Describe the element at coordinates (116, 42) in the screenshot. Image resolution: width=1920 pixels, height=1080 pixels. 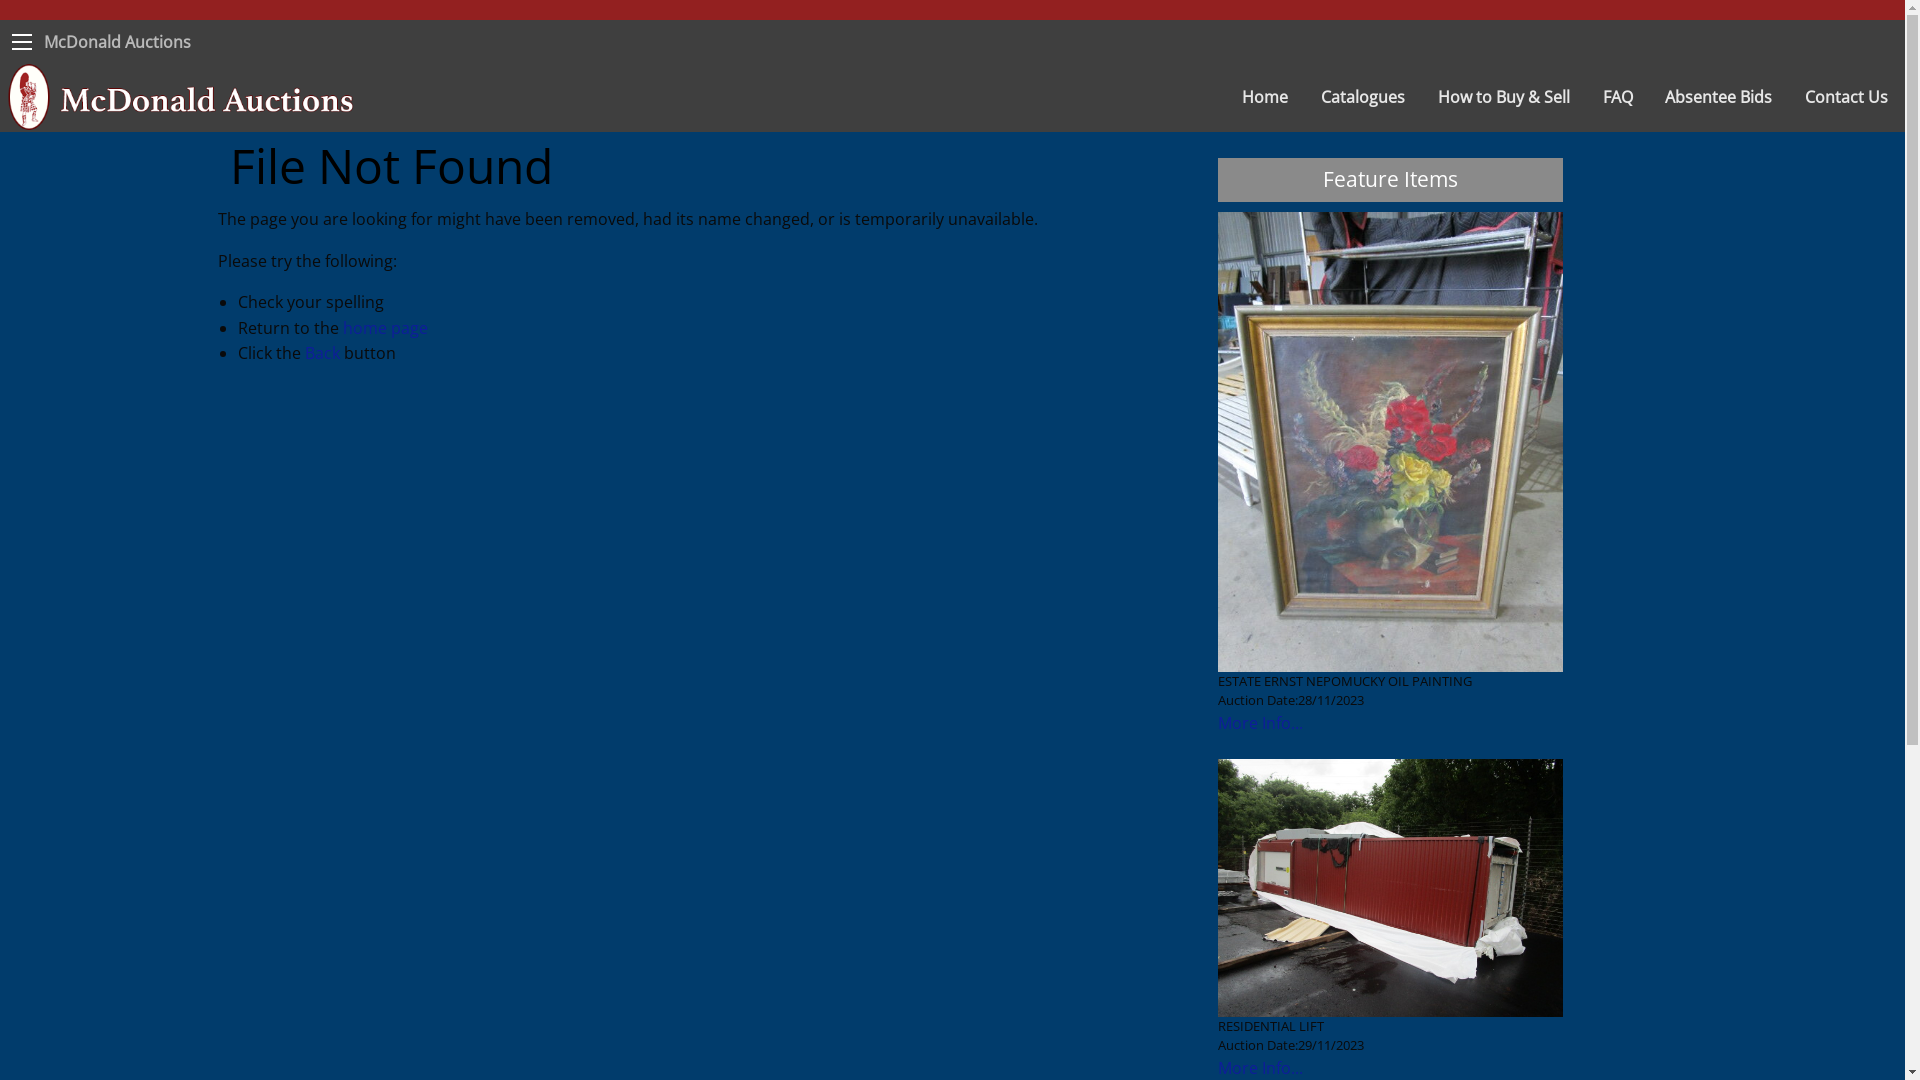
I see `'McDonald Auctions'` at that location.